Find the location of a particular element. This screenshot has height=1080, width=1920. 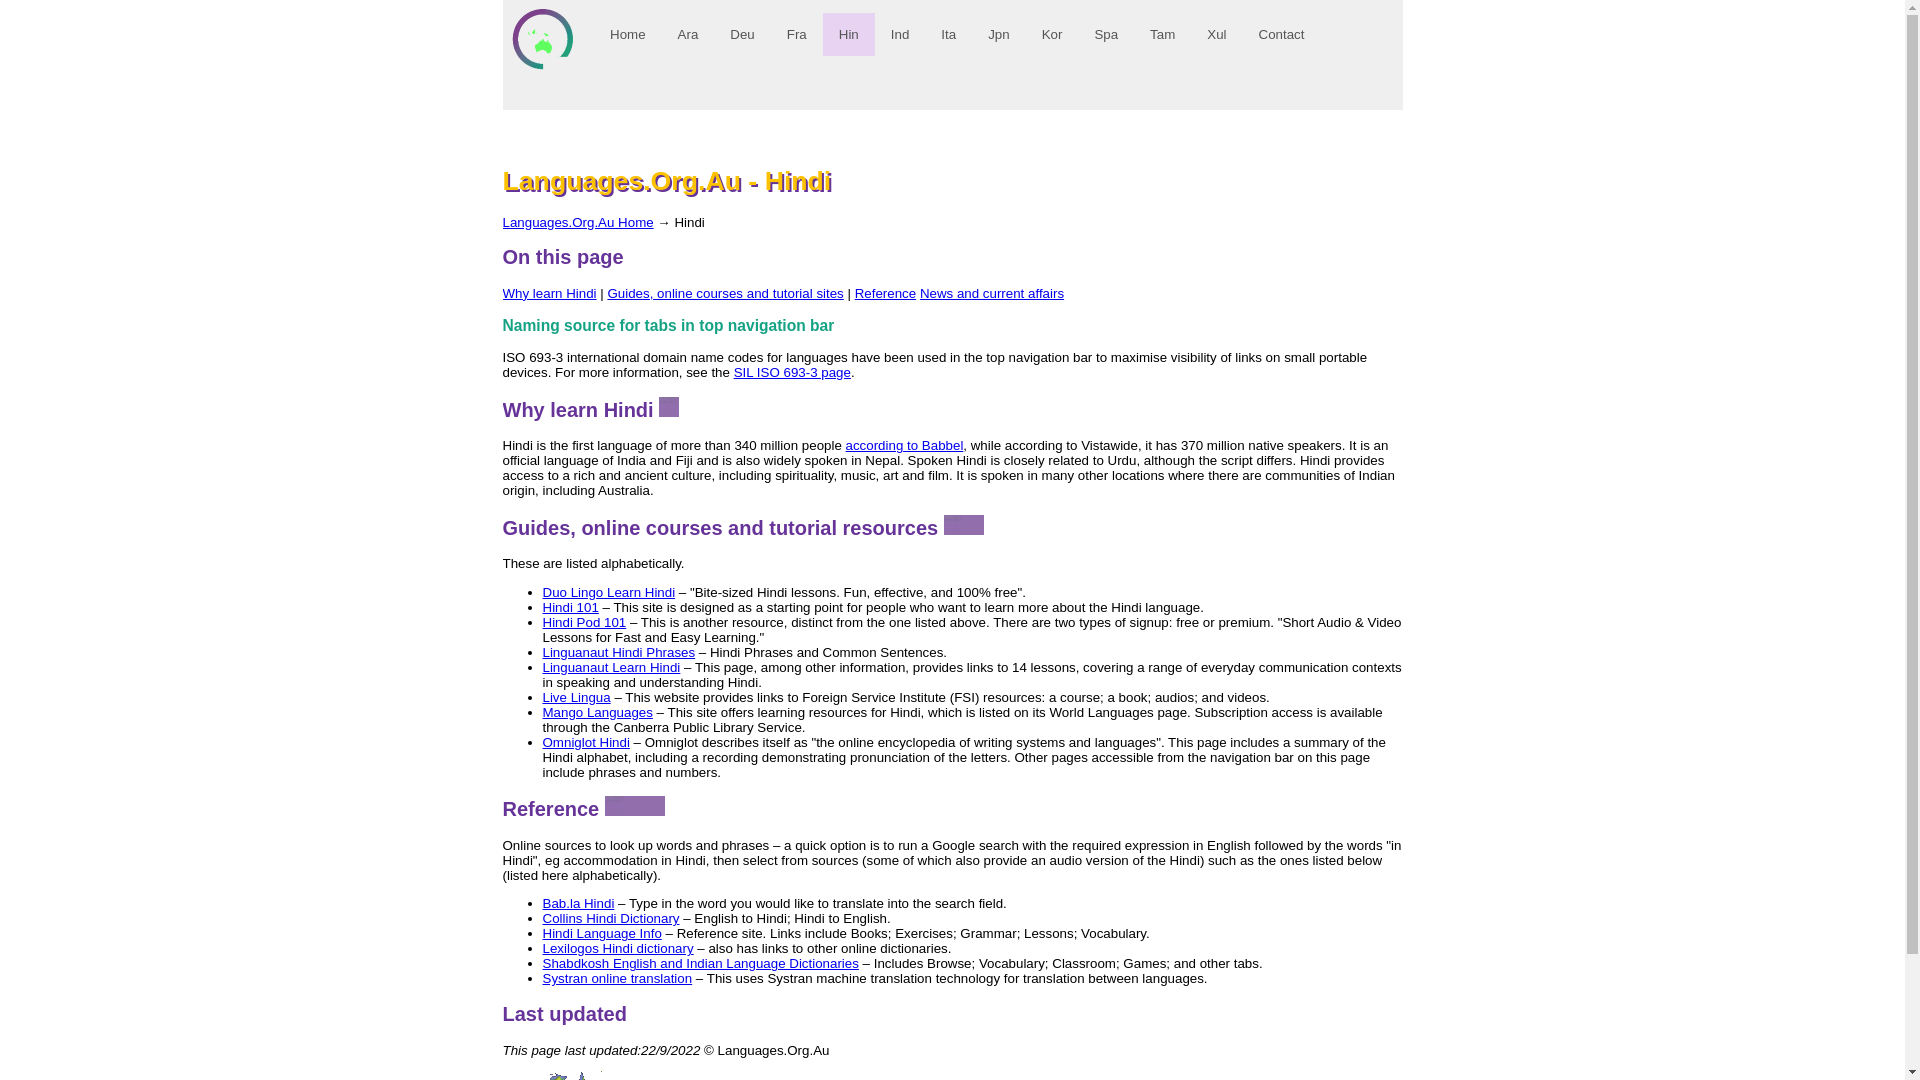

'Ara' is located at coordinates (687, 34).